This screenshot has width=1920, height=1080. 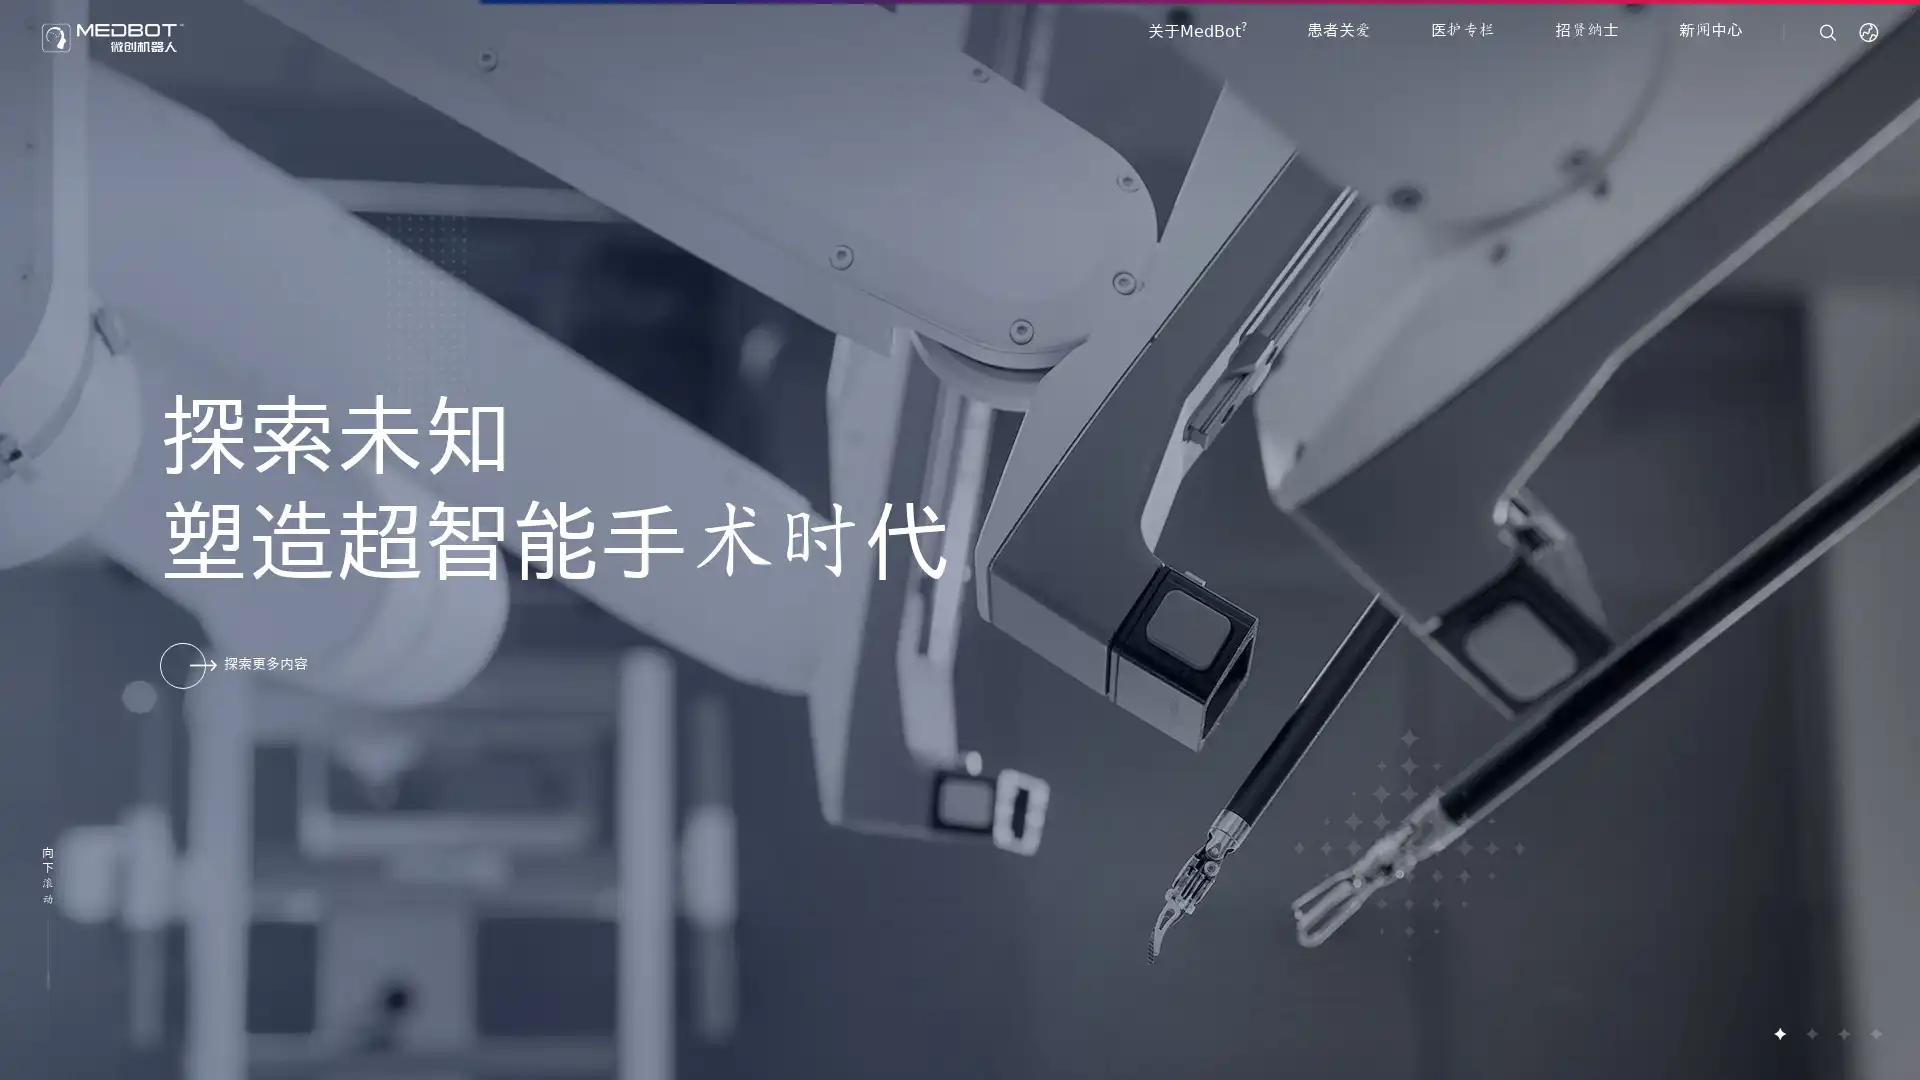 What do you see at coordinates (1842, 1033) in the screenshot?
I see `Go to slide 3` at bounding box center [1842, 1033].